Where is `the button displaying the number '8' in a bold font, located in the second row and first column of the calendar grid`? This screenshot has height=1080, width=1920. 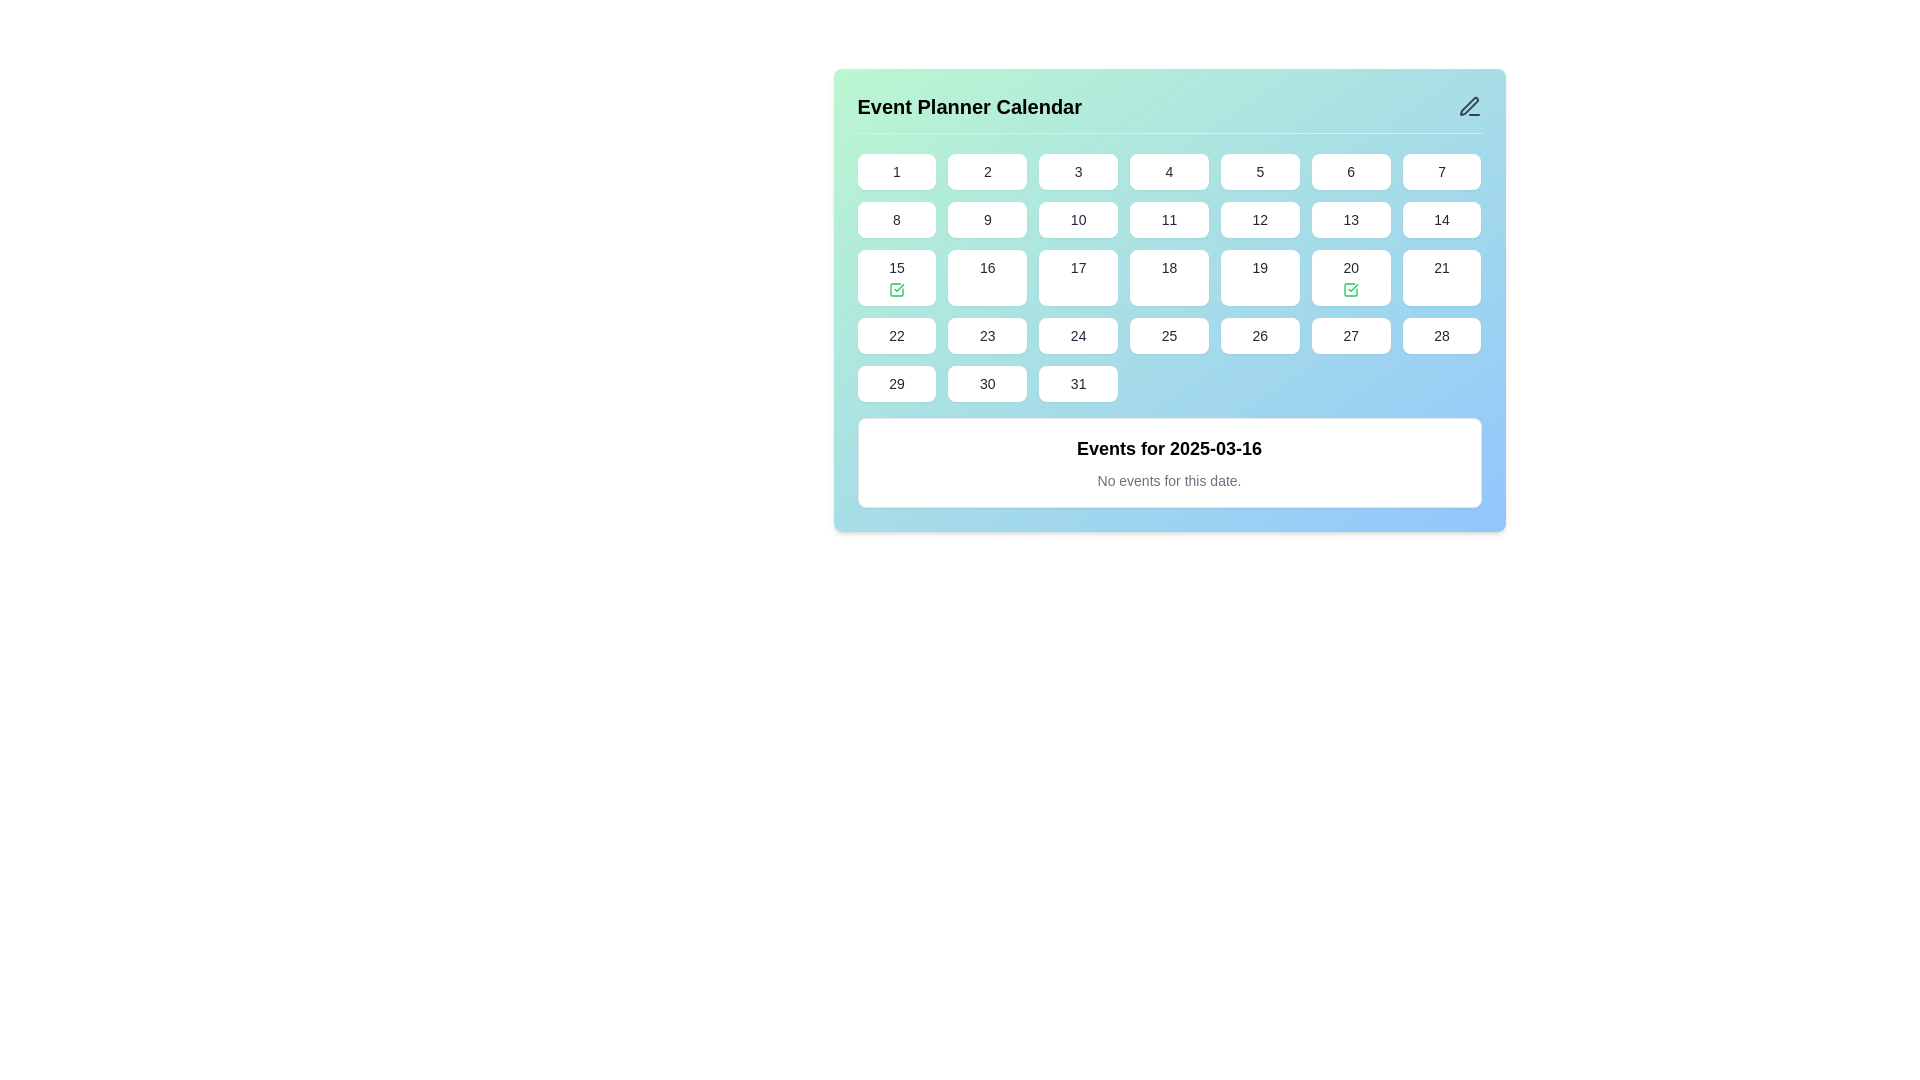 the button displaying the number '8' in a bold font, located in the second row and first column of the calendar grid is located at coordinates (895, 219).